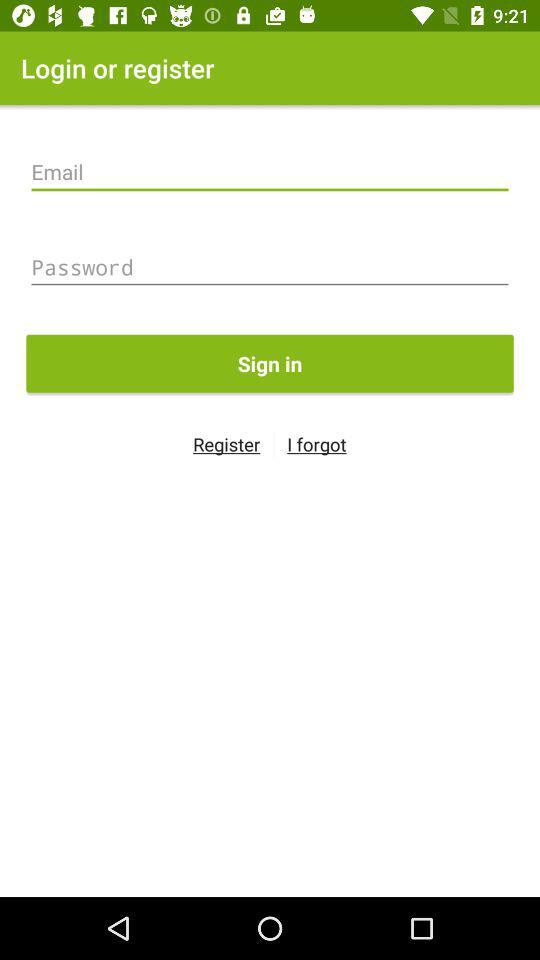 The height and width of the screenshot is (960, 540). I want to click on the i forgot, so click(316, 444).